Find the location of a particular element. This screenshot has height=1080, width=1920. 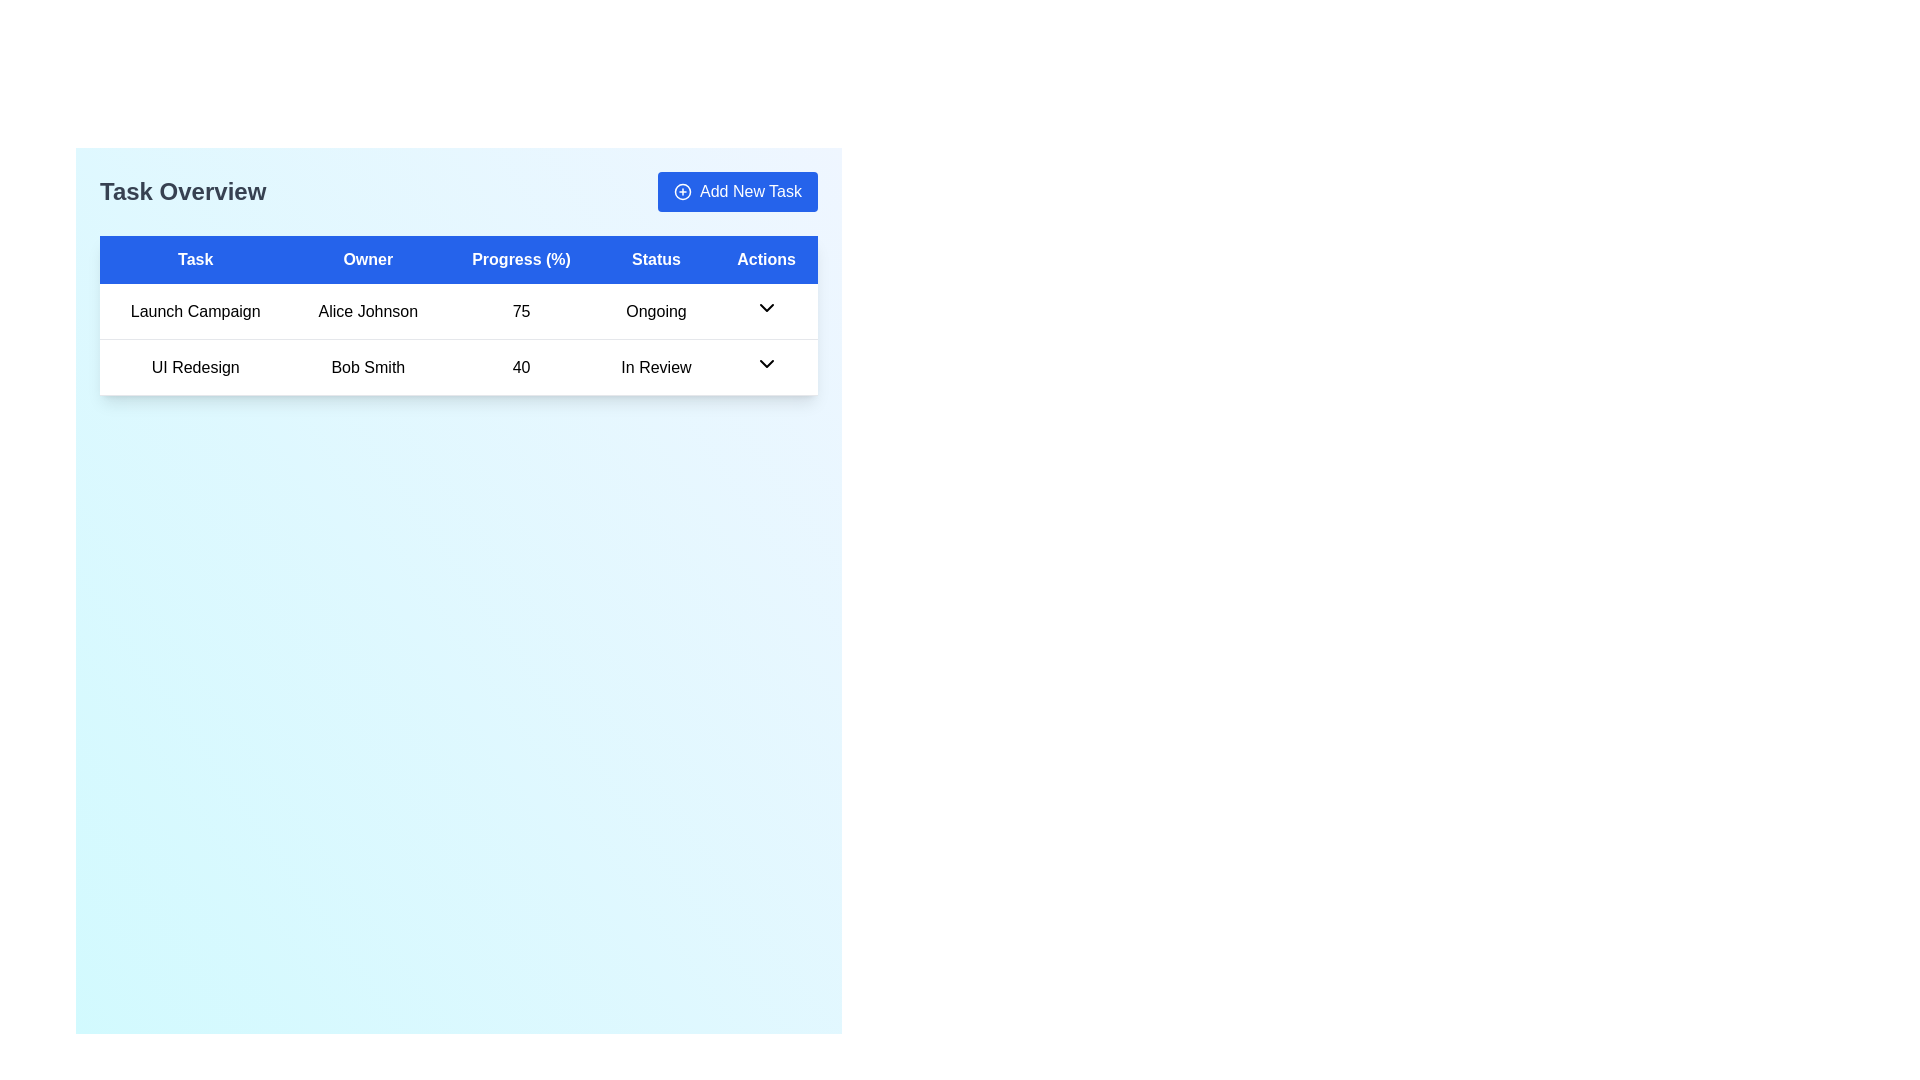

the 'Launch Campaign' status text label located in the first row of the table under the 'Status' heading, which indicates an ongoing task is located at coordinates (656, 311).